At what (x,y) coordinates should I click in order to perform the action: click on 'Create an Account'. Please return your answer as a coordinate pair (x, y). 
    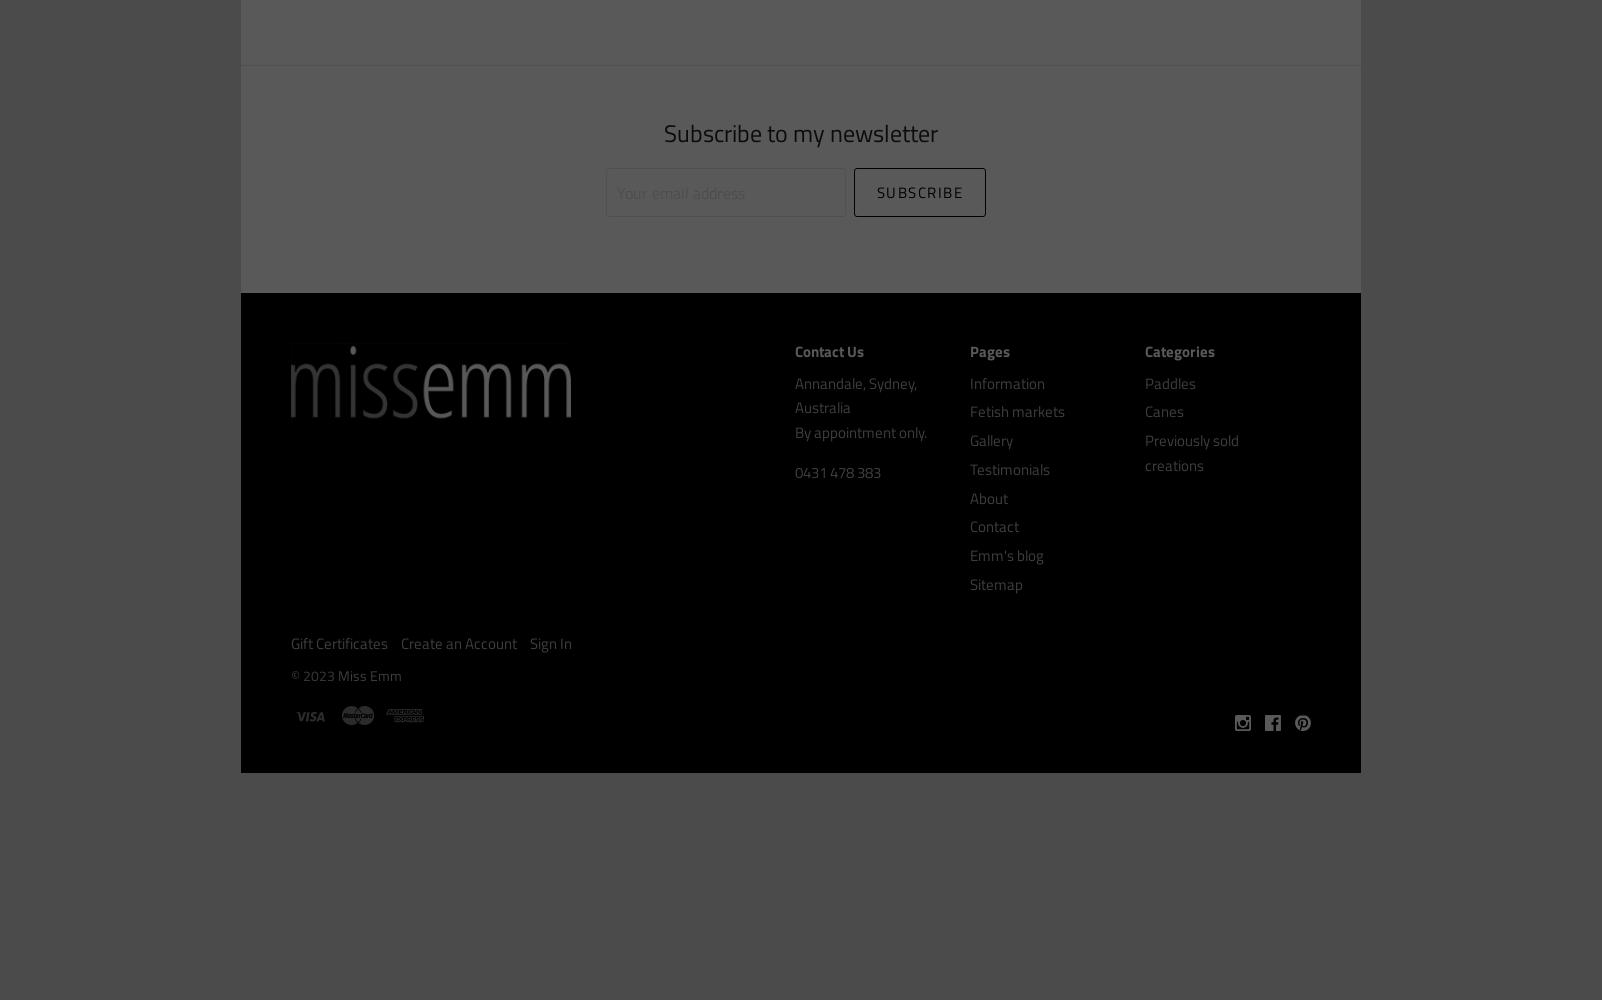
    Looking at the image, I should click on (458, 642).